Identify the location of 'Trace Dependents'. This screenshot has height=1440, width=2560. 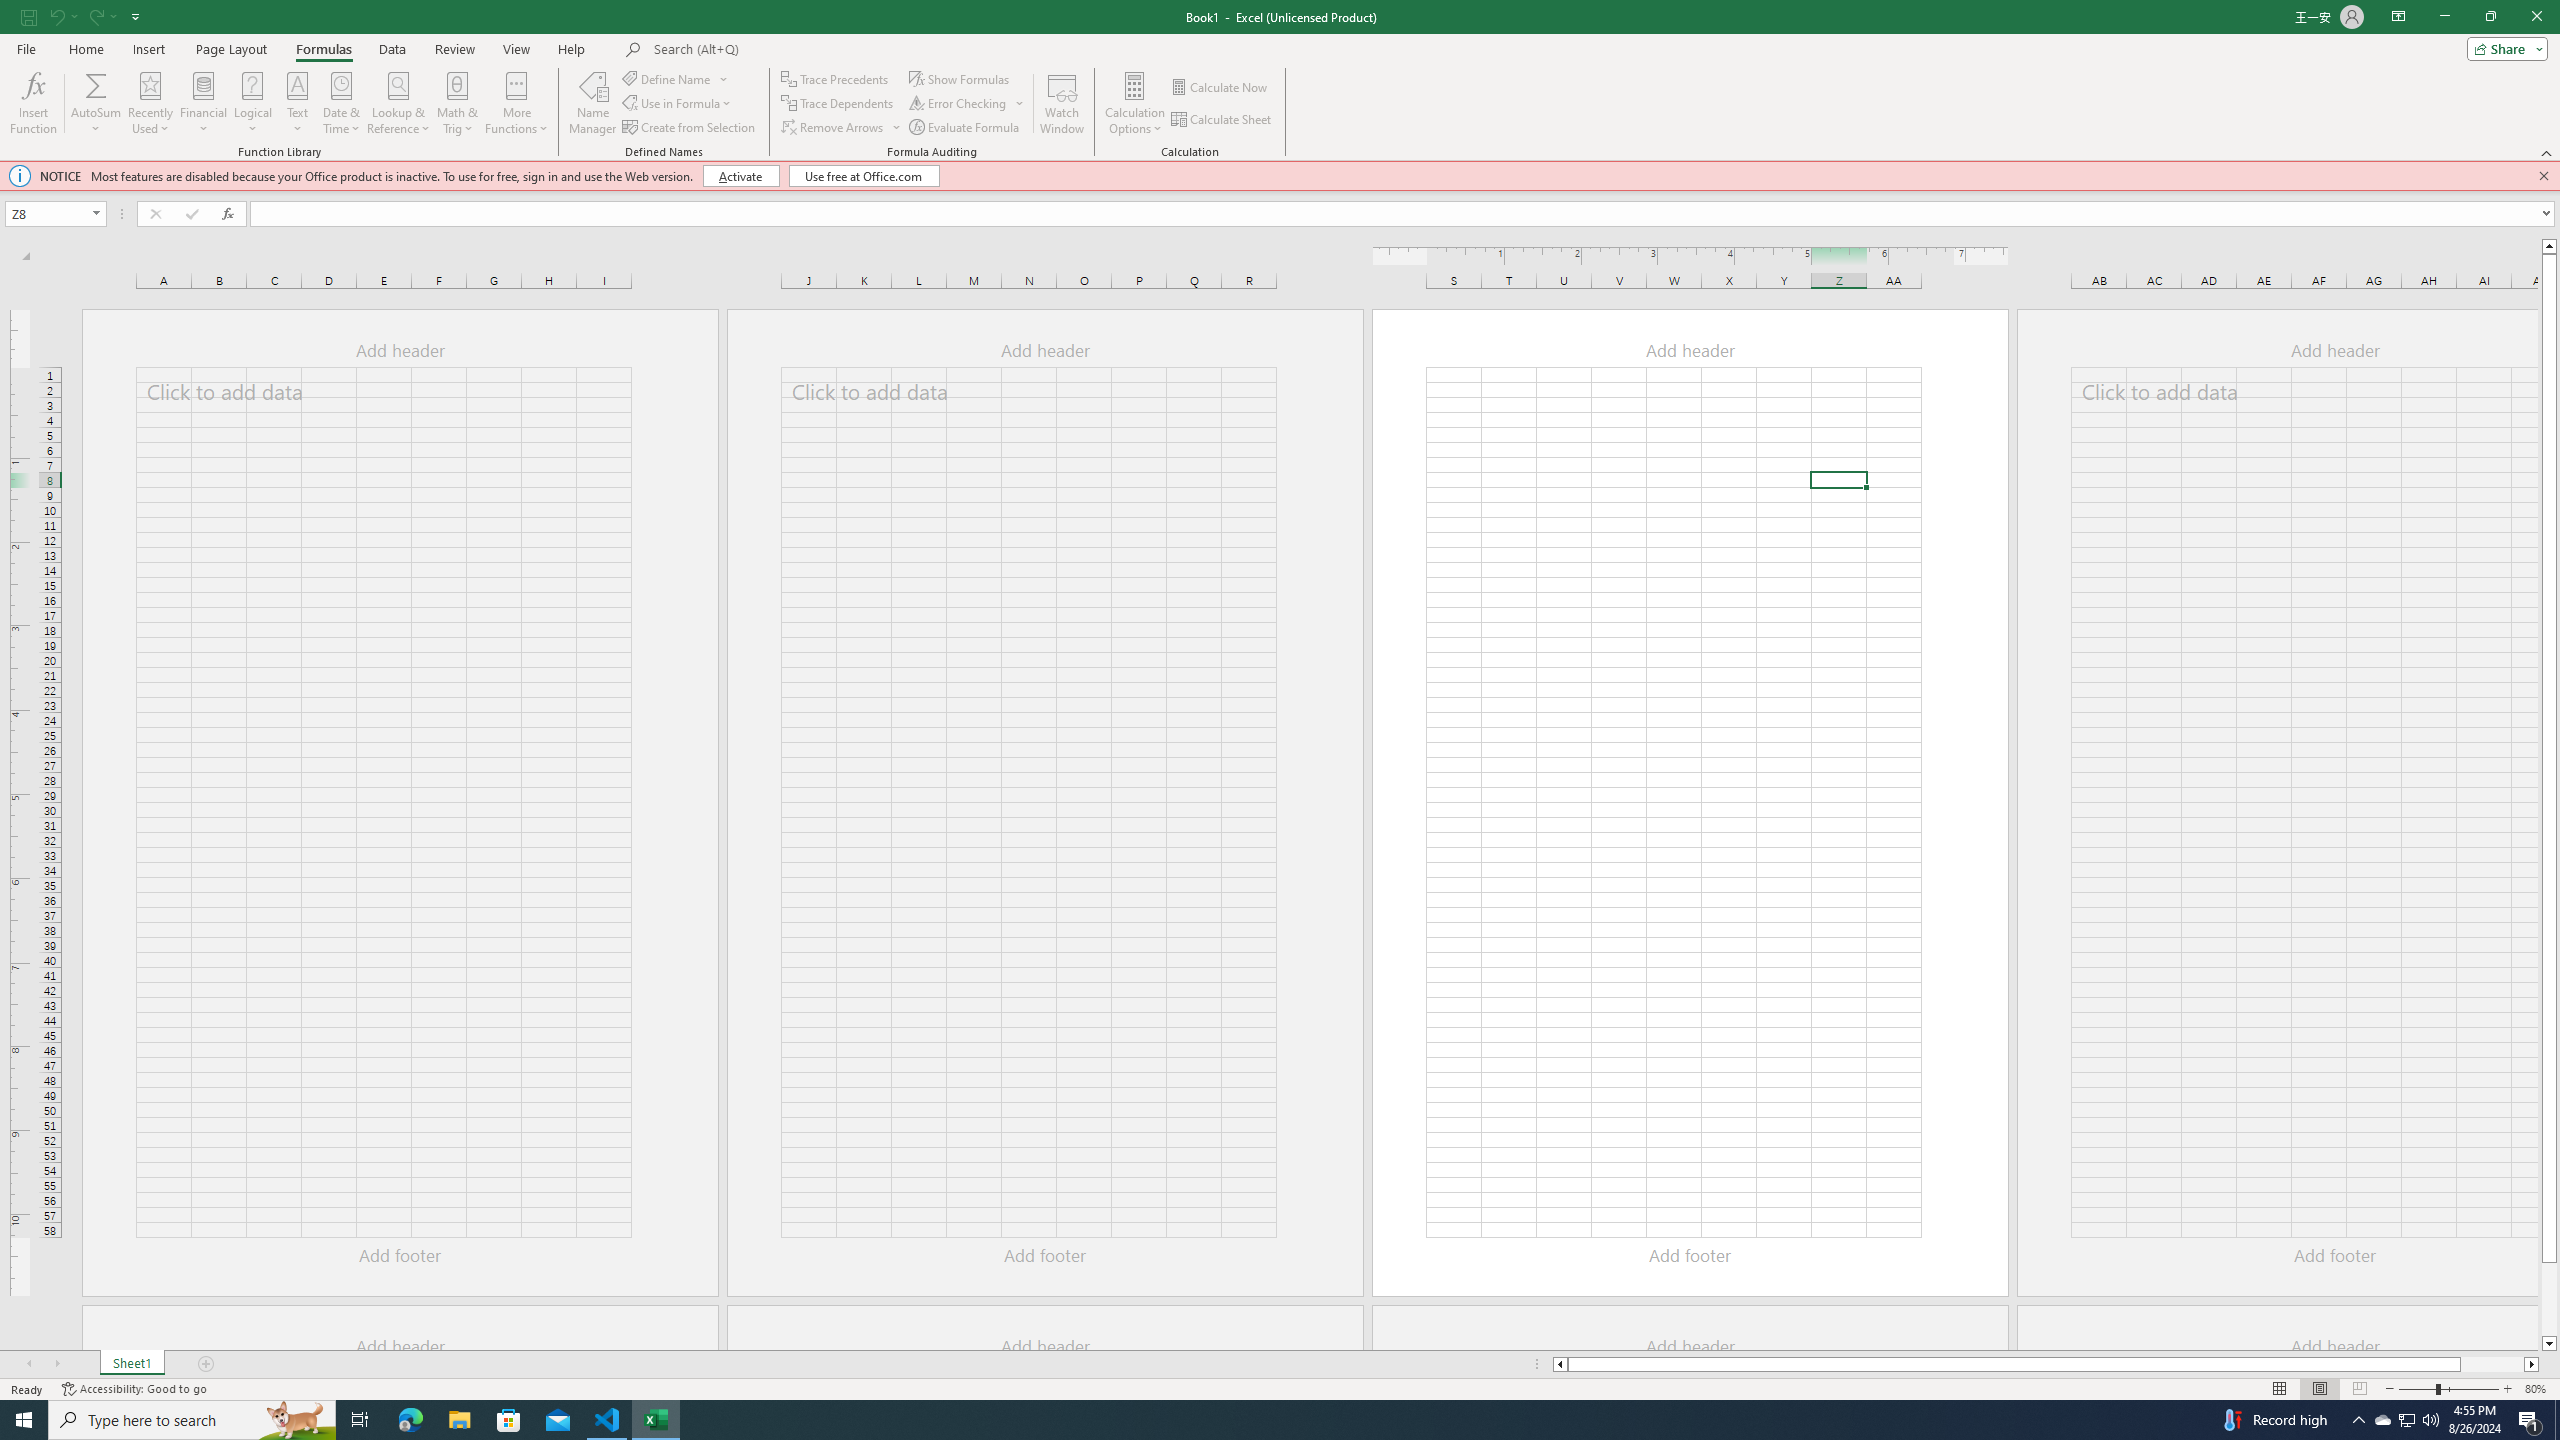
(839, 103).